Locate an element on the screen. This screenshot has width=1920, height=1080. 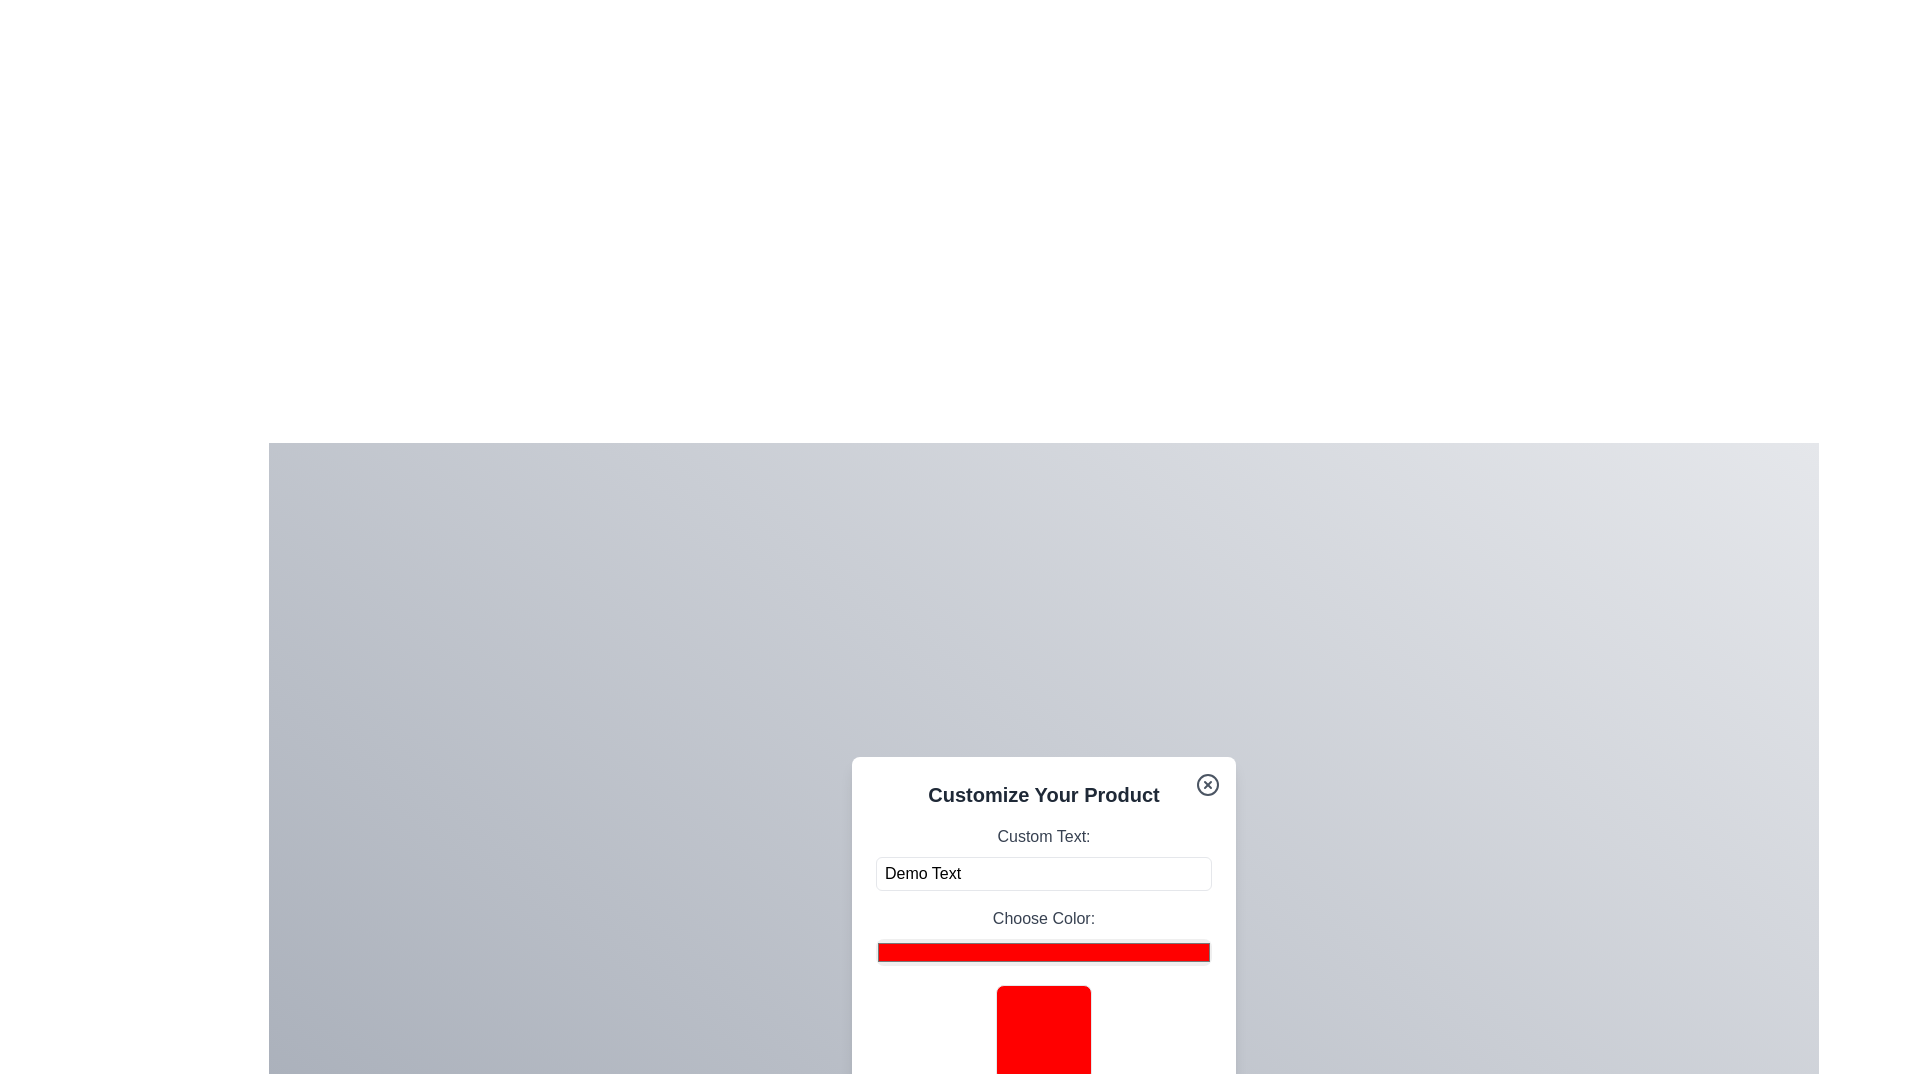
the color picker to a specific color value 7776460 is located at coordinates (1042, 951).